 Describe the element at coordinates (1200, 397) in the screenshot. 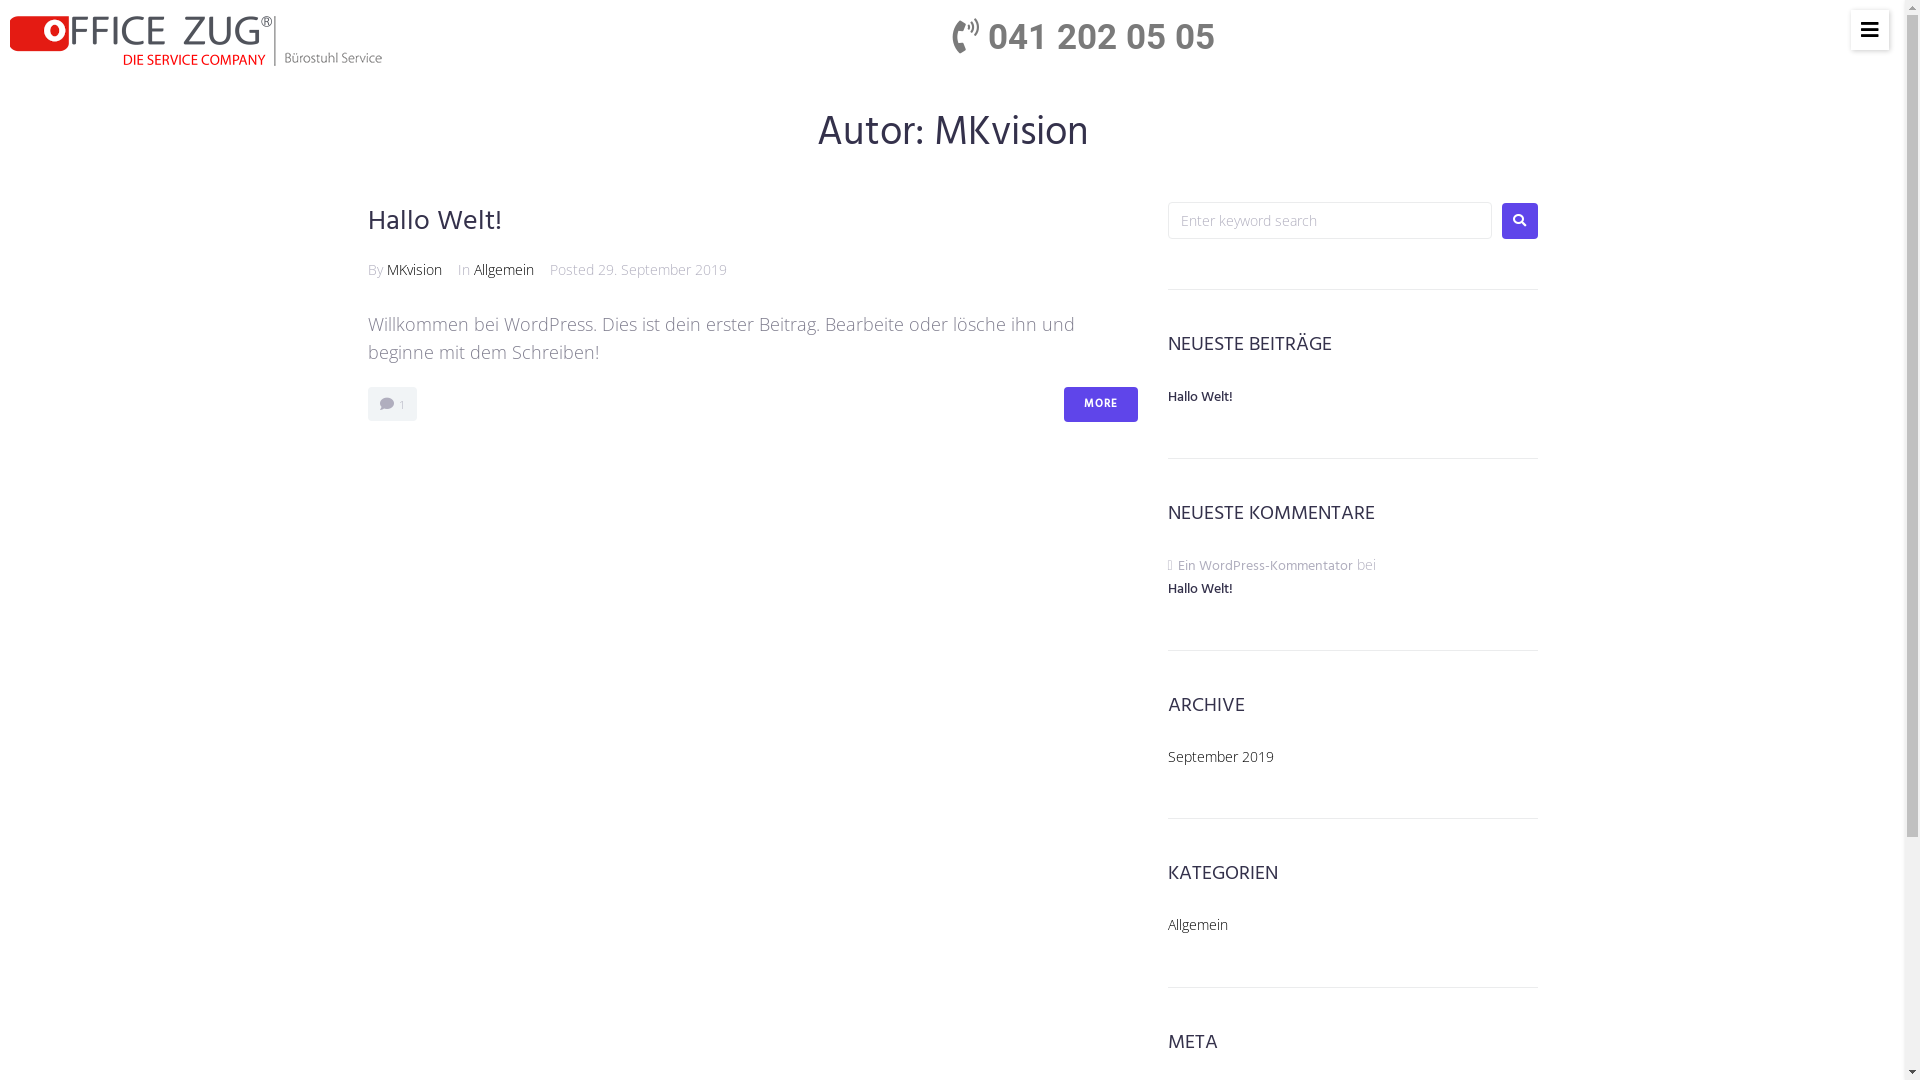

I see `'Hallo Welt!'` at that location.